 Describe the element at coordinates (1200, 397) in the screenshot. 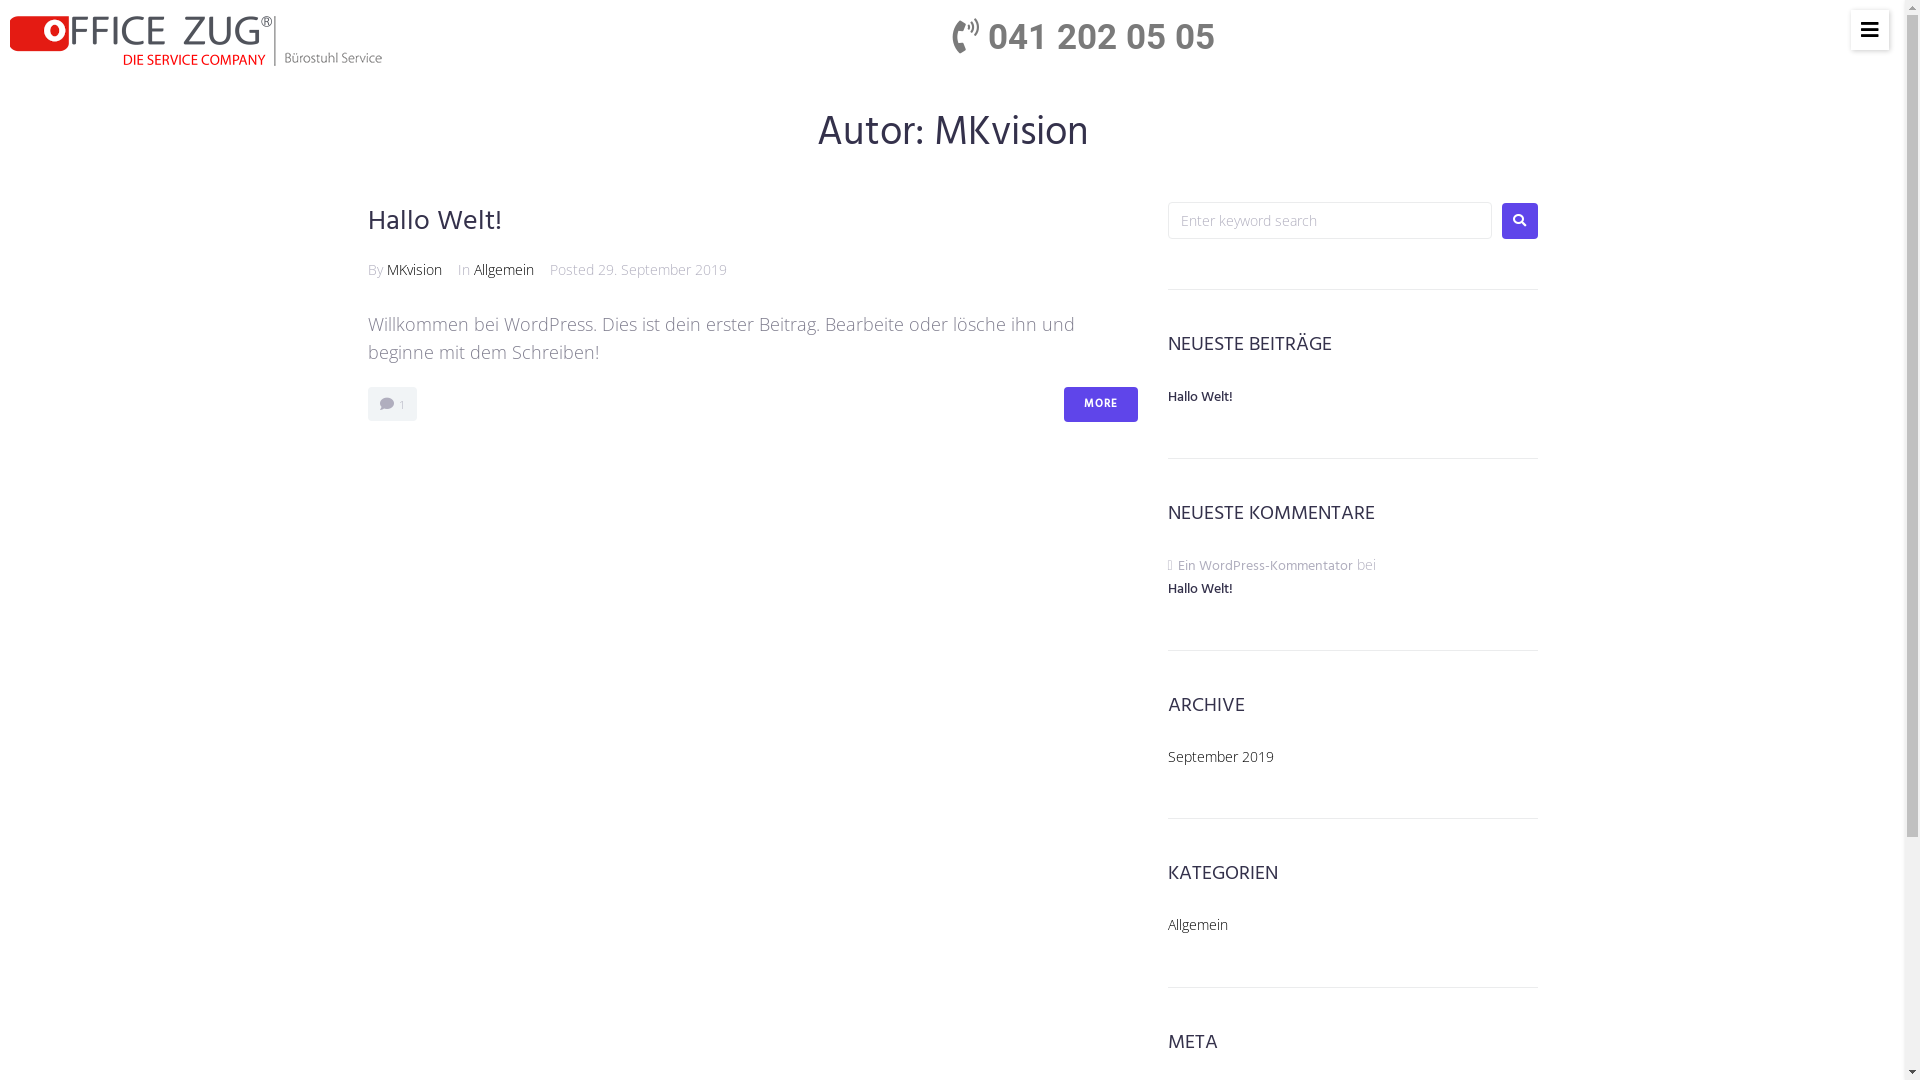

I see `'Hallo Welt!'` at that location.